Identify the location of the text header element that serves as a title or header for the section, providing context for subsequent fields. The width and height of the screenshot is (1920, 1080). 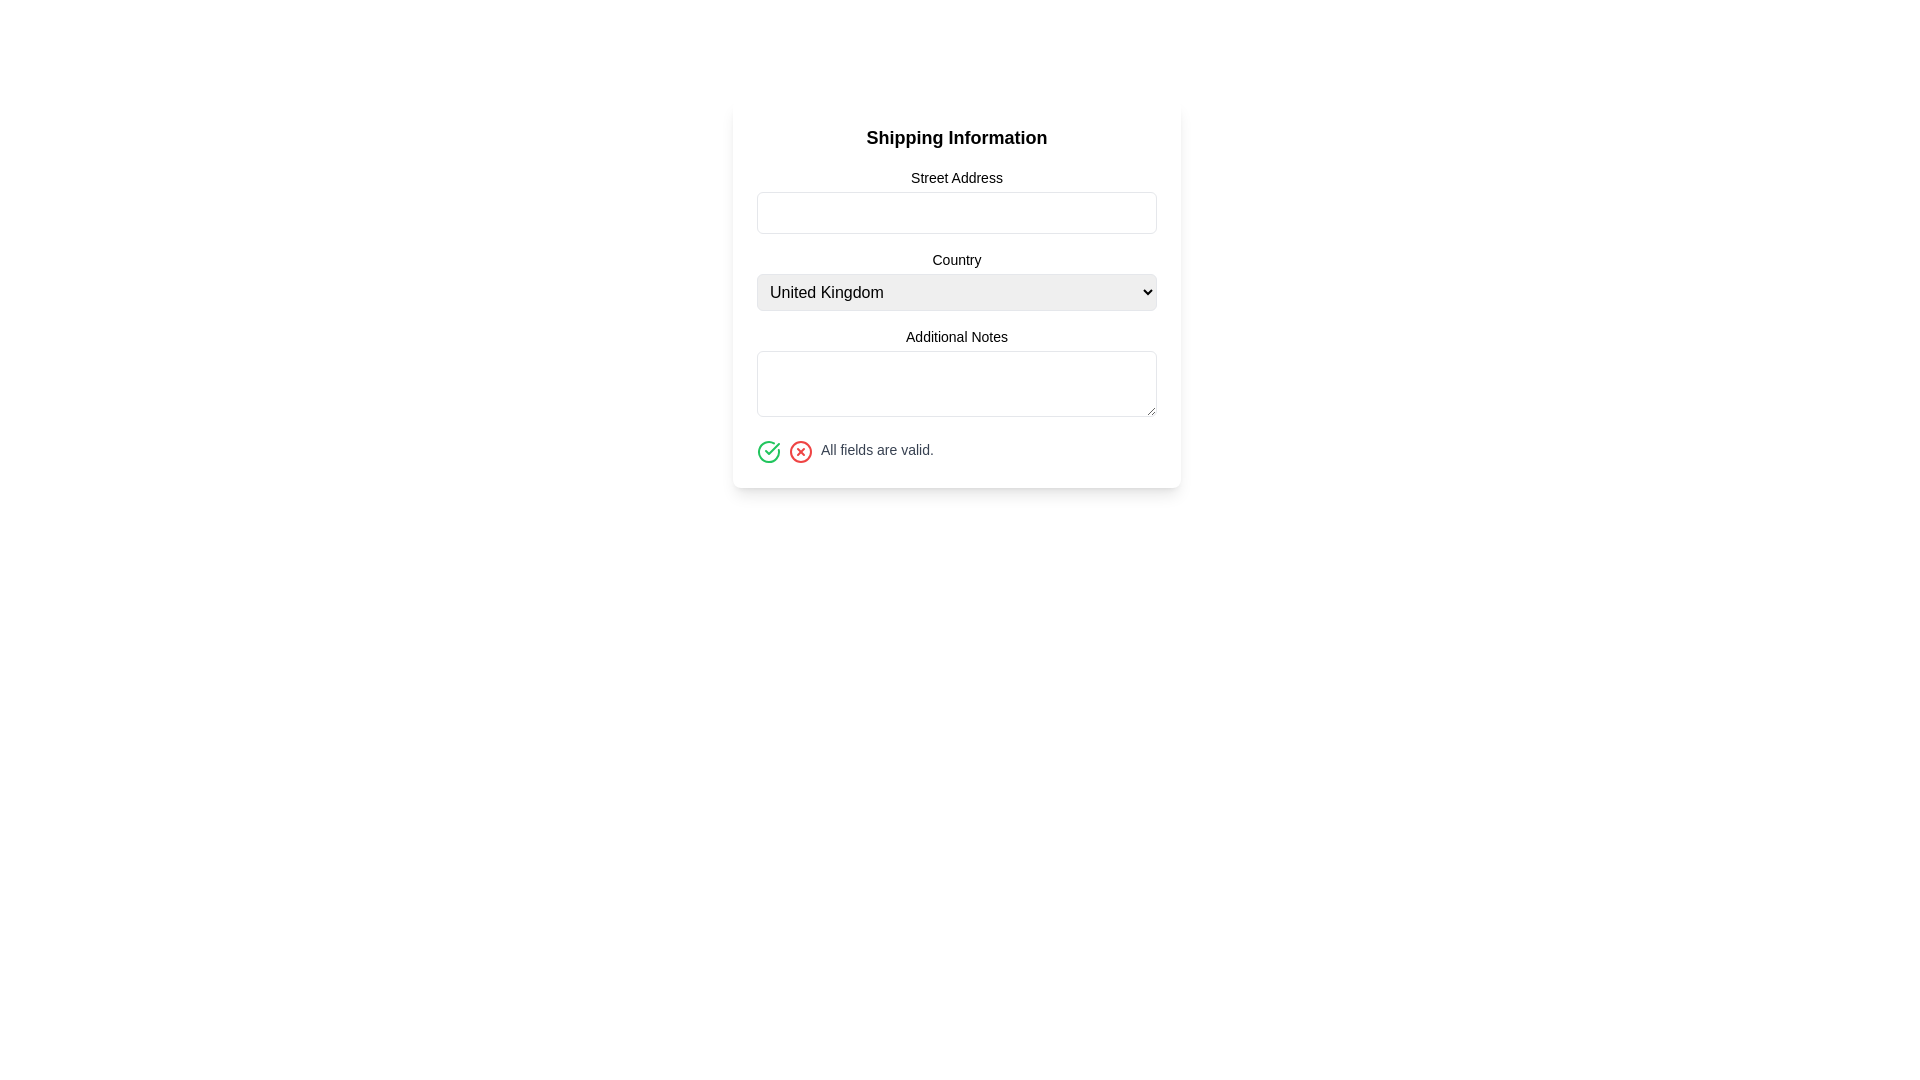
(955, 137).